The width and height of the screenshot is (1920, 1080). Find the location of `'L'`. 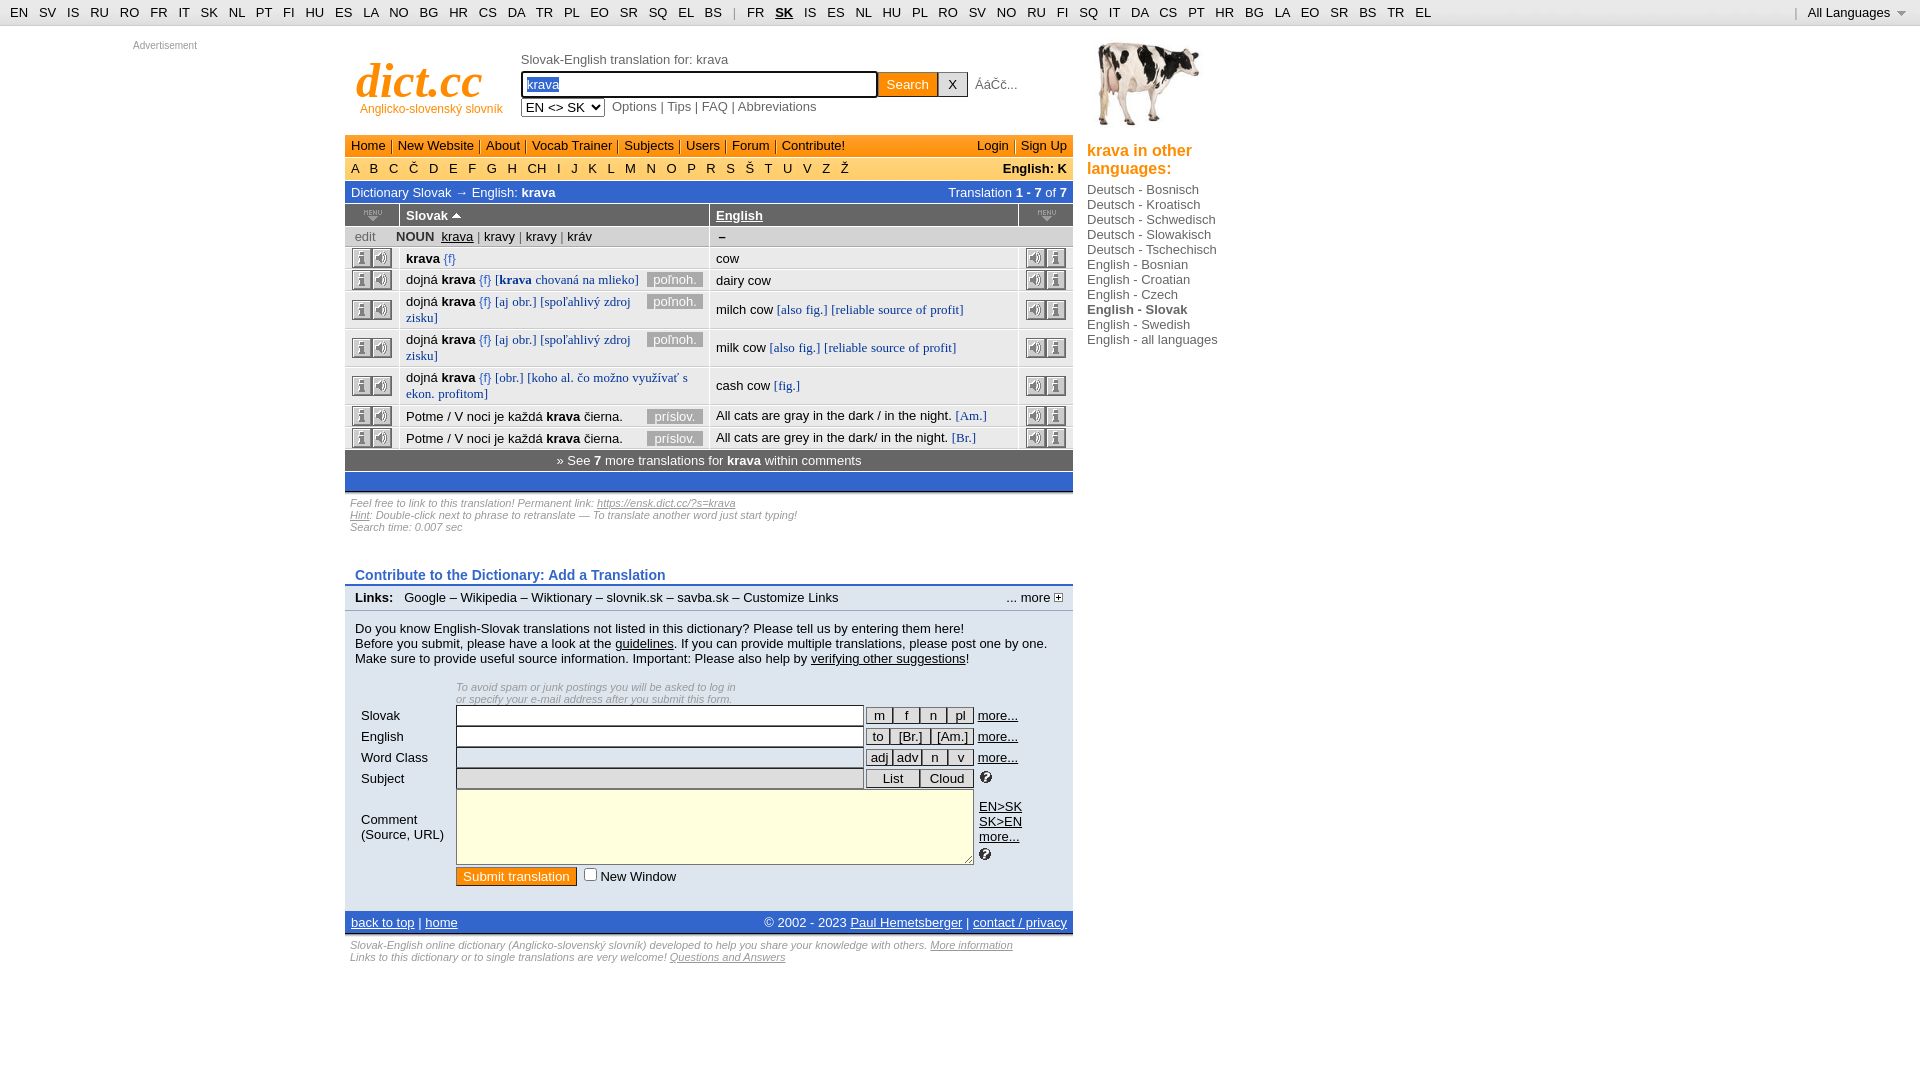

'L' is located at coordinates (609, 167).